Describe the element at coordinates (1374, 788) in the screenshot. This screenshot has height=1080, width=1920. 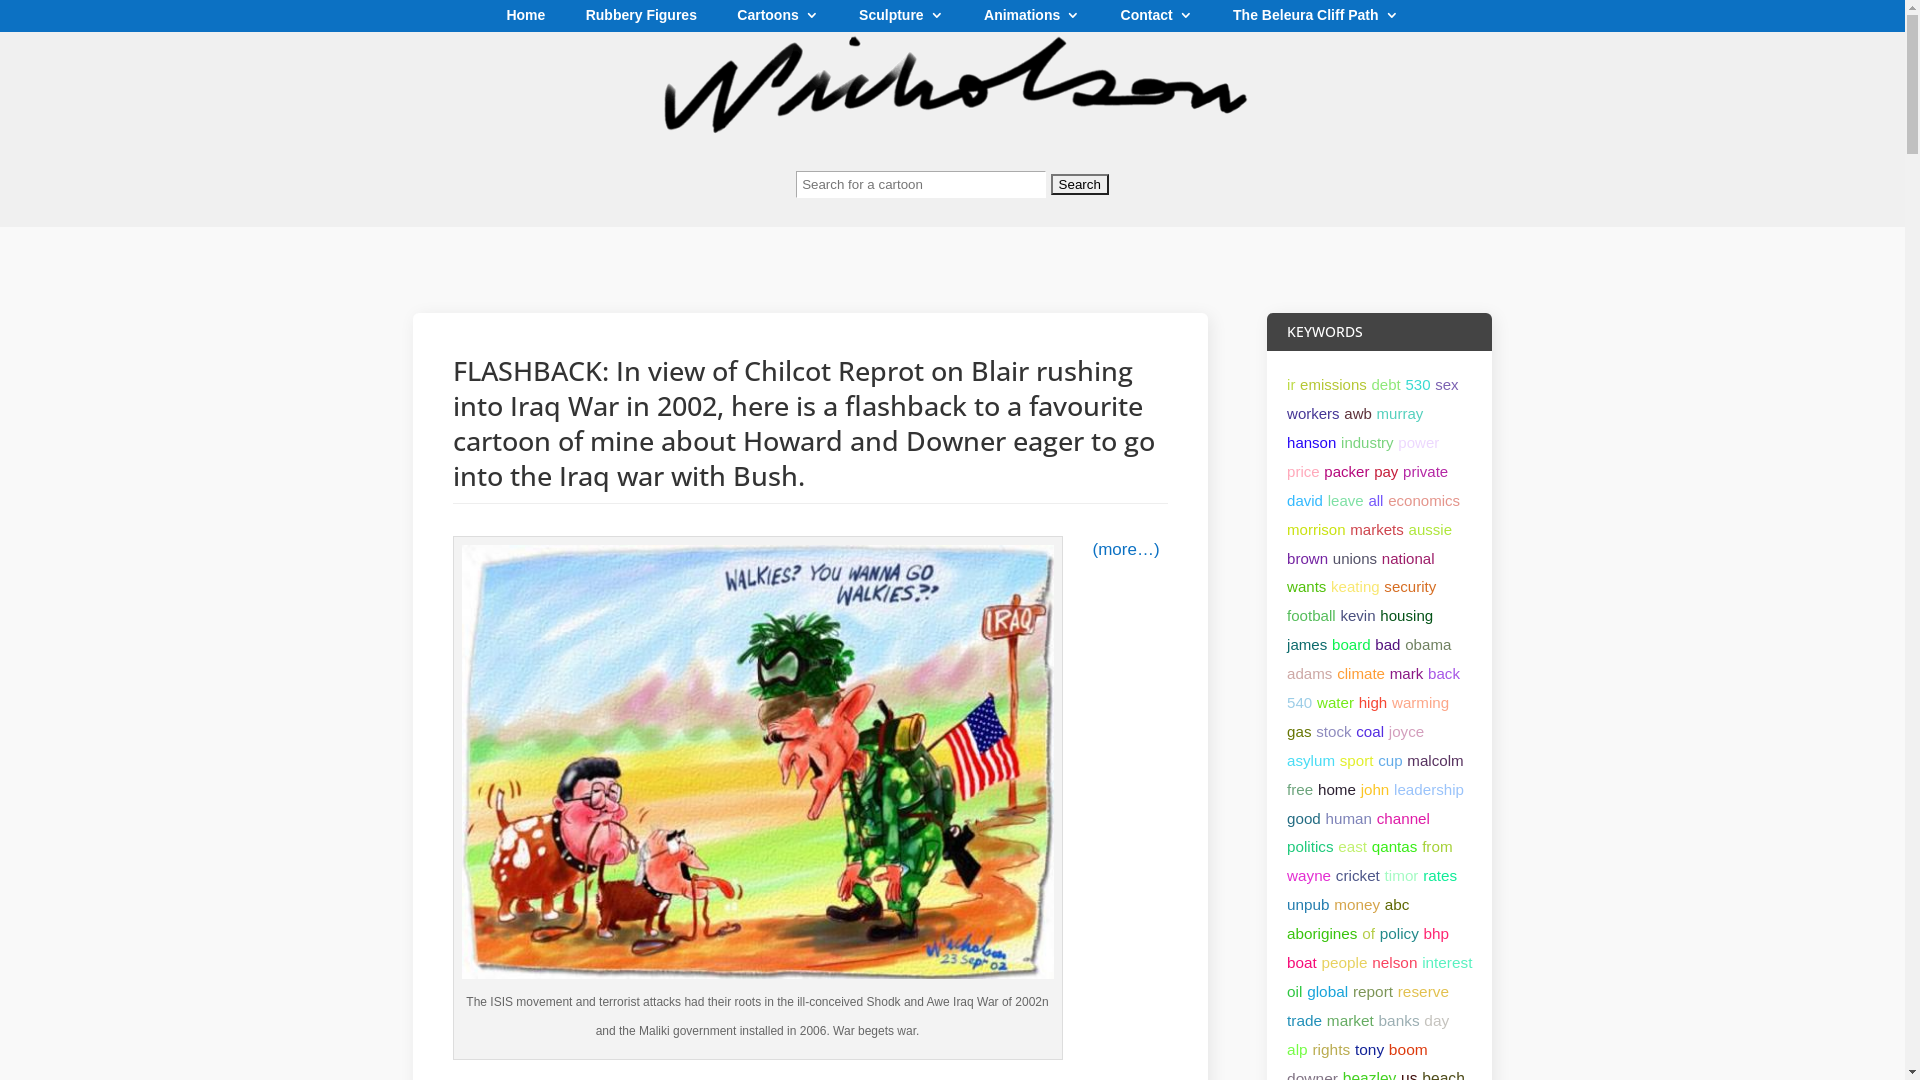
I see `'john'` at that location.